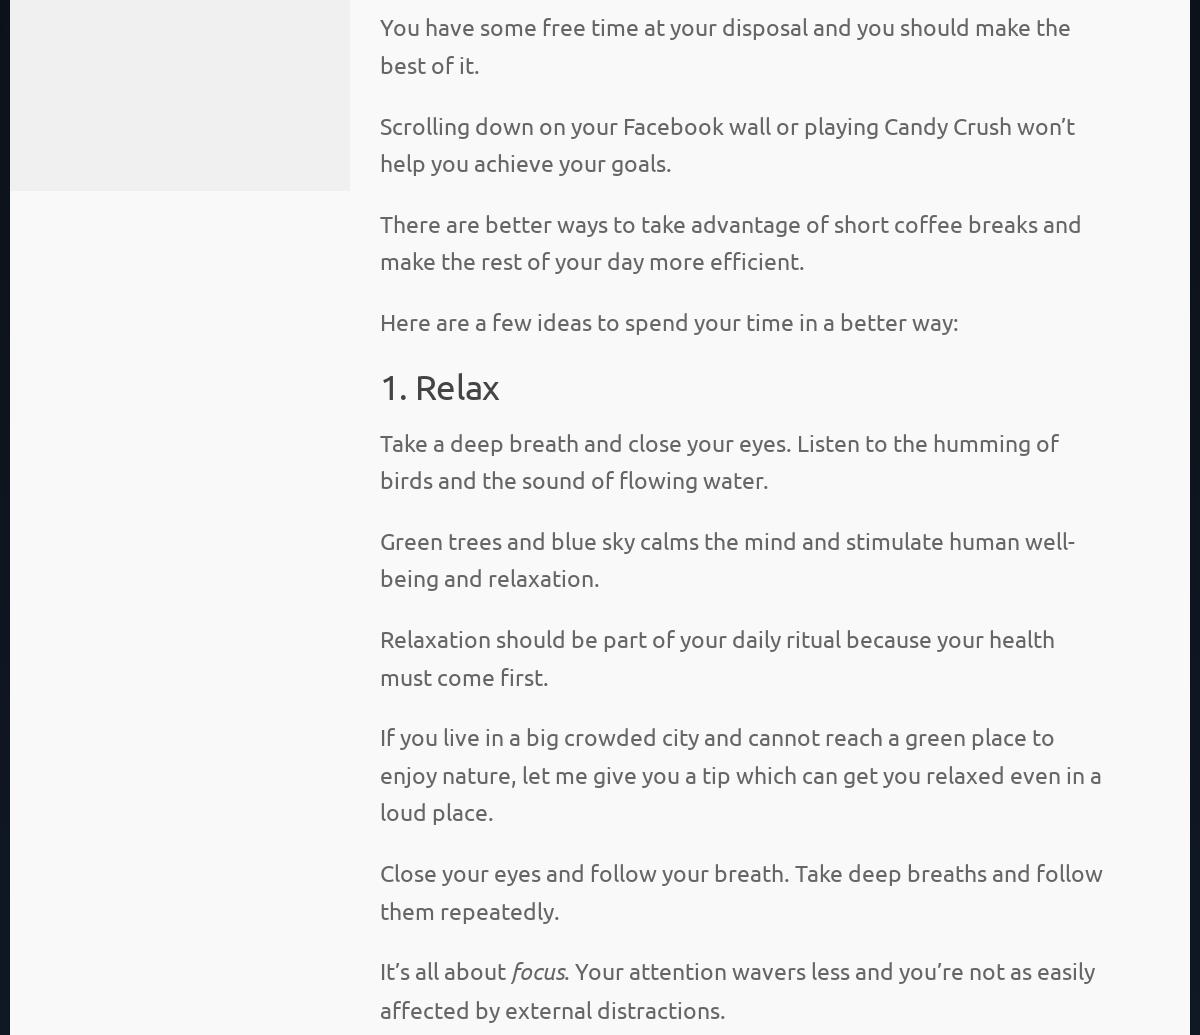 This screenshot has height=1035, width=1200. I want to click on 'Take a deep breath and close your eyes. Listen to the humming of birds and the sound of flowing water.', so click(719, 460).